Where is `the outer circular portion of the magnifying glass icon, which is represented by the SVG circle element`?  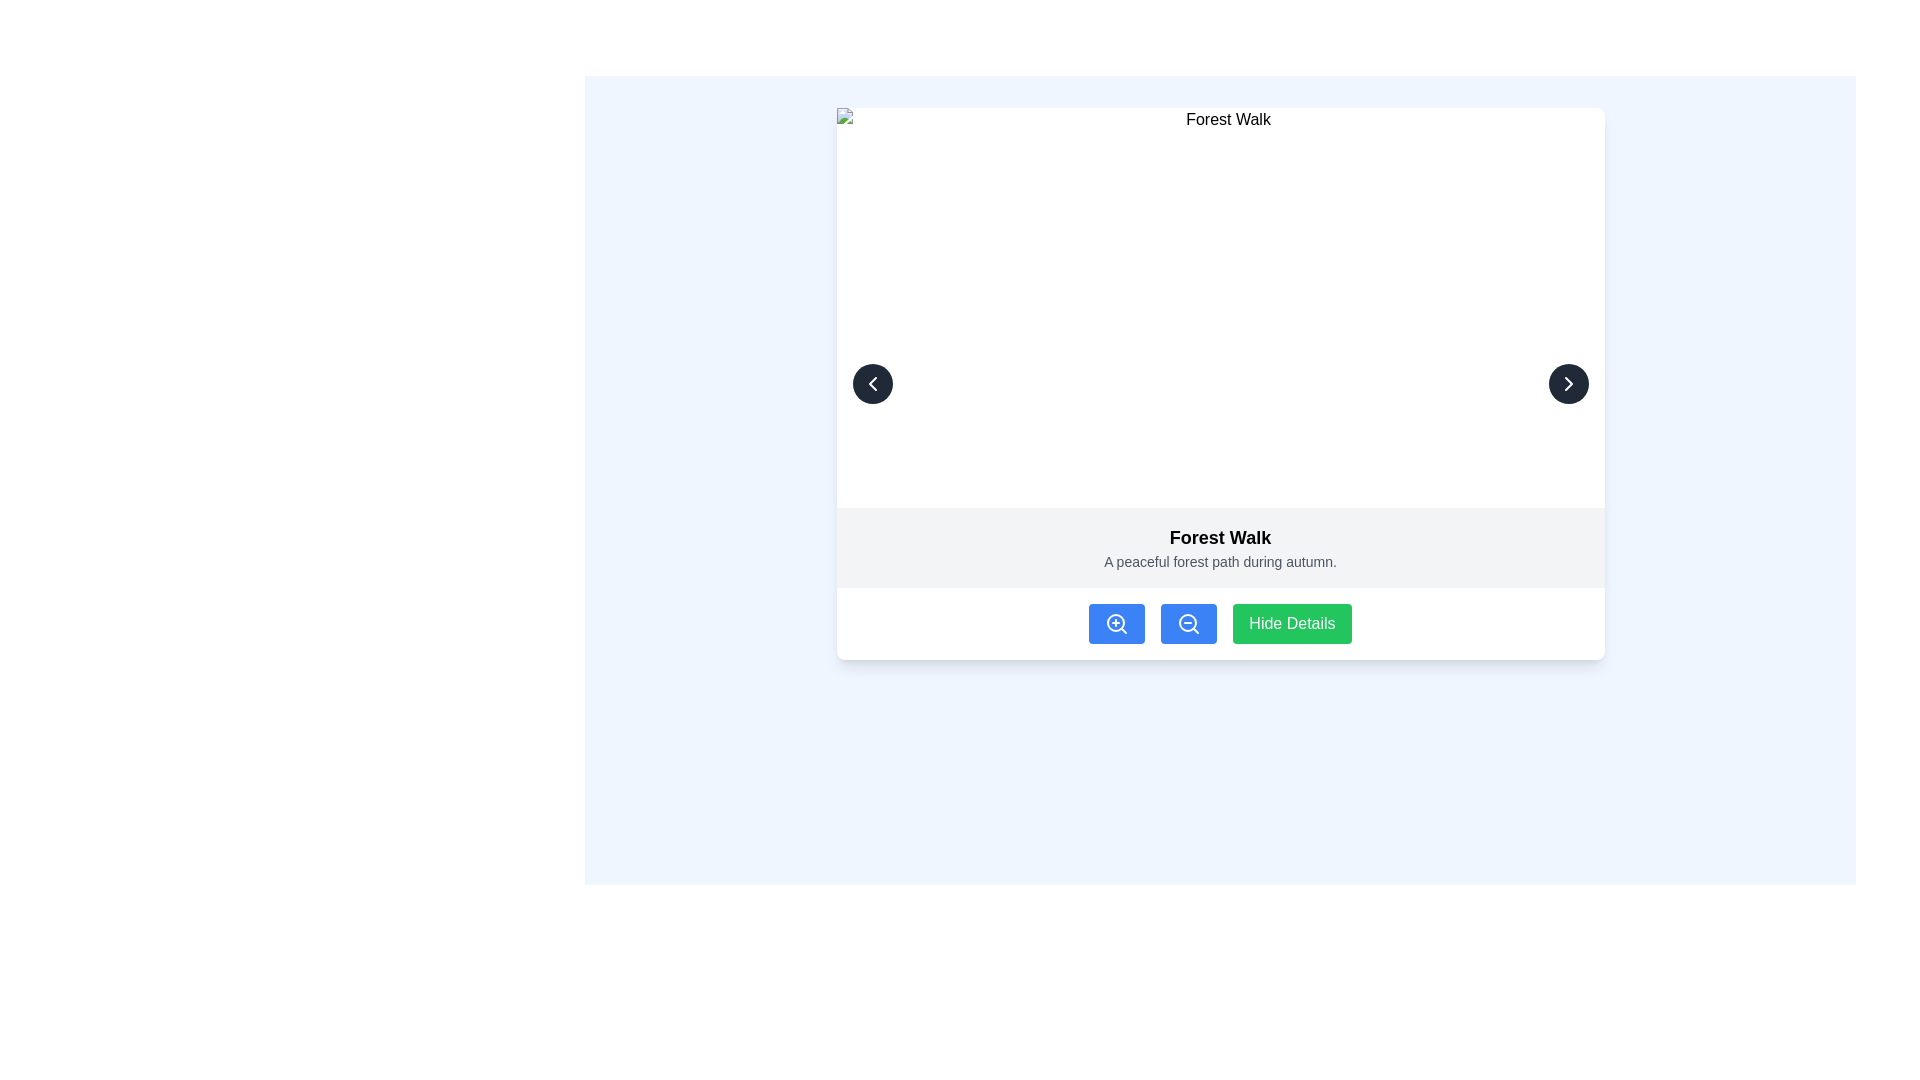 the outer circular portion of the magnifying glass icon, which is represented by the SVG circle element is located at coordinates (1188, 622).